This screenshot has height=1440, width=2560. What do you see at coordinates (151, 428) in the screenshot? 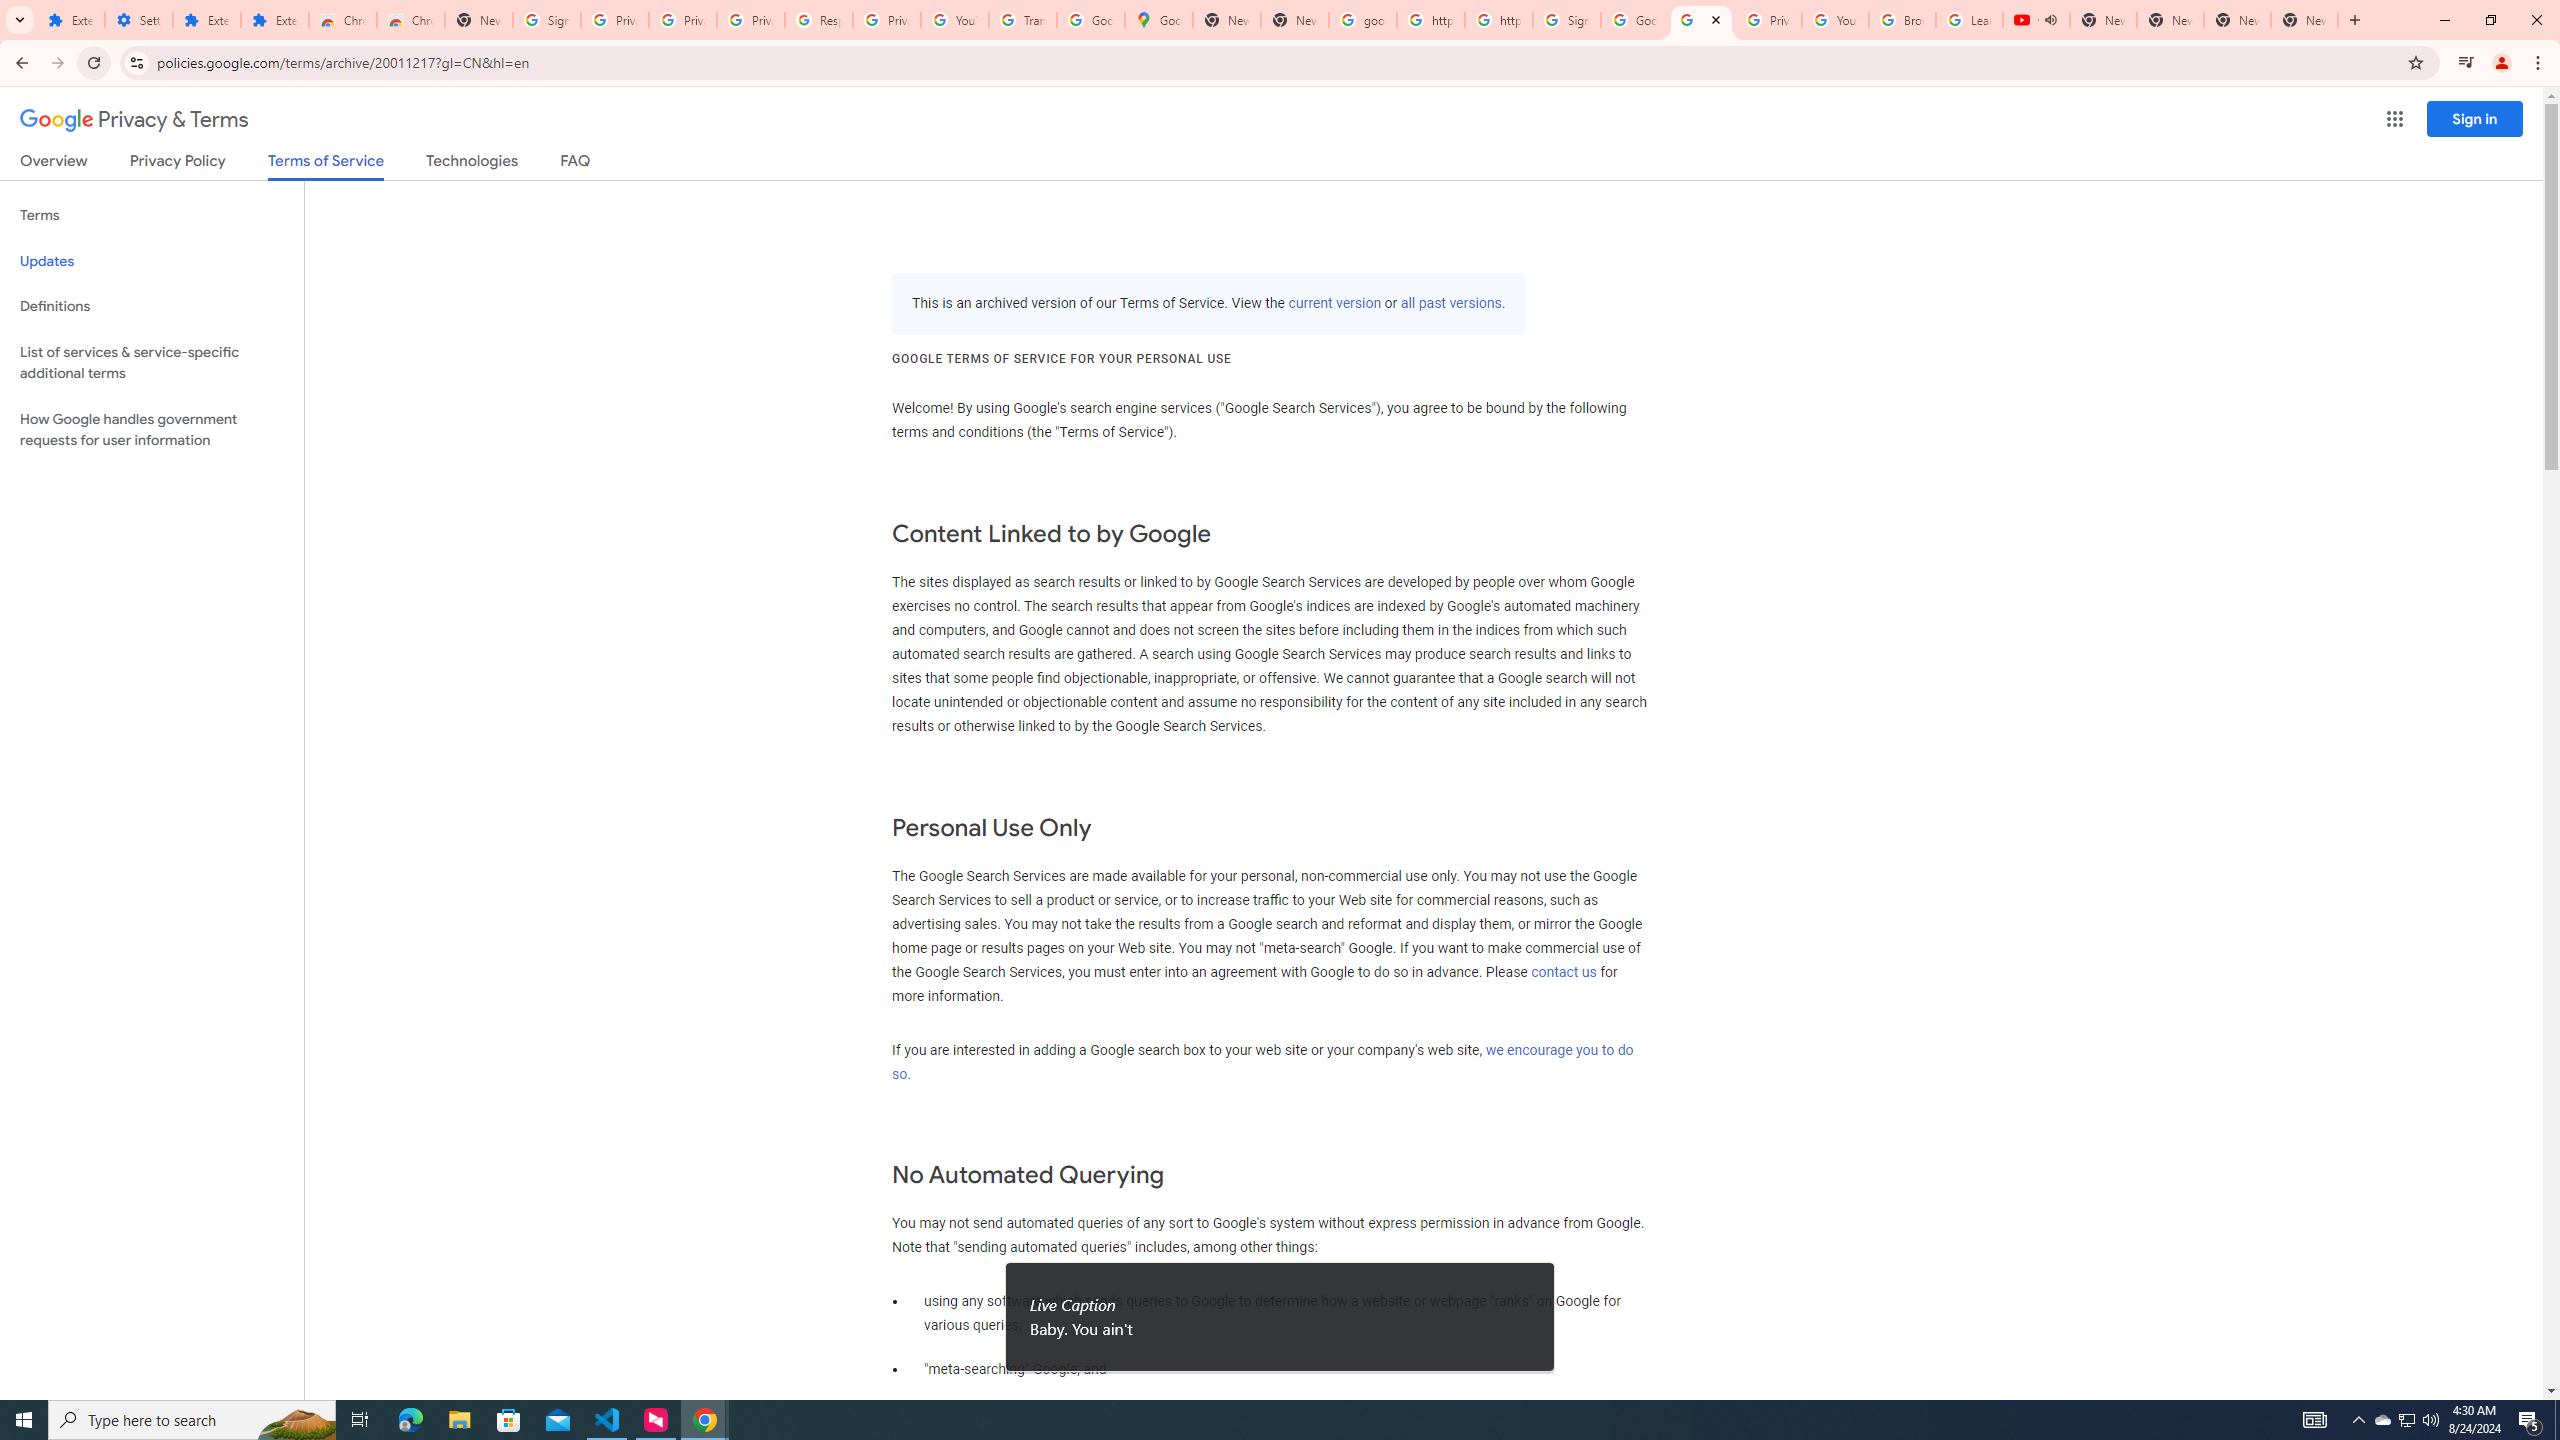
I see `'How Google handles government requests for user information'` at bounding box center [151, 428].